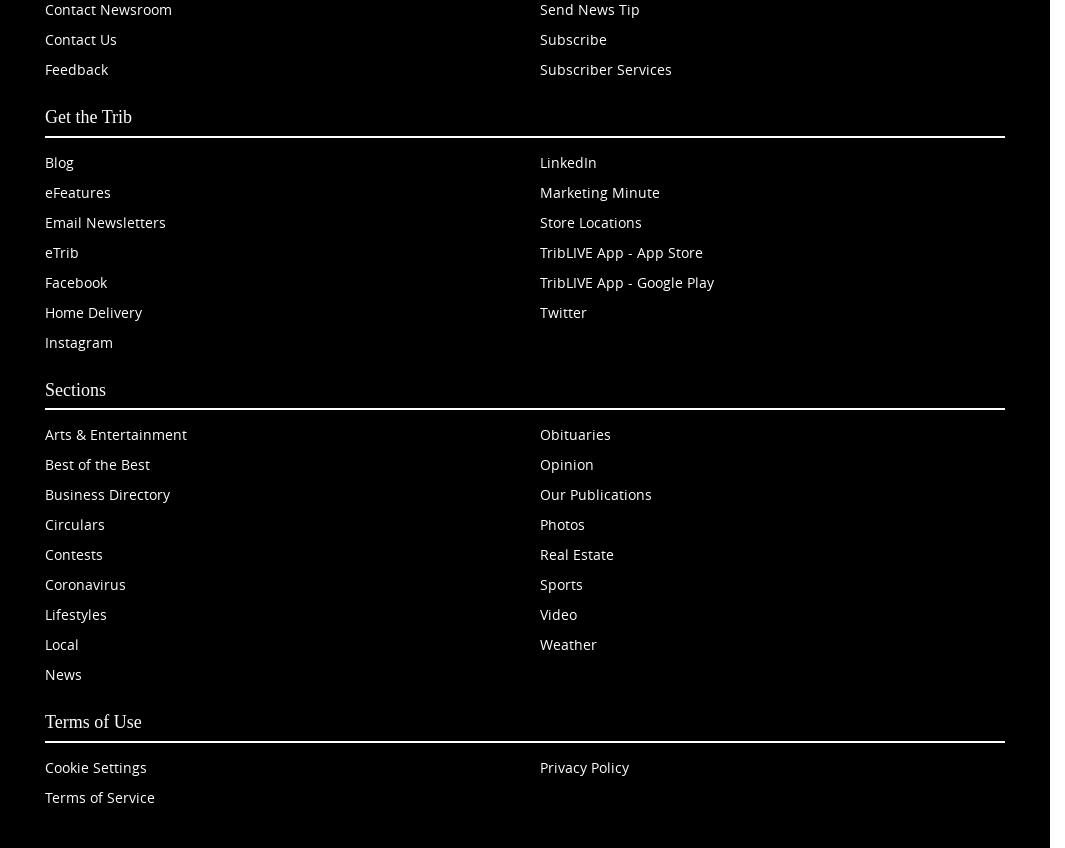  What do you see at coordinates (75, 281) in the screenshot?
I see `'Facebook'` at bounding box center [75, 281].